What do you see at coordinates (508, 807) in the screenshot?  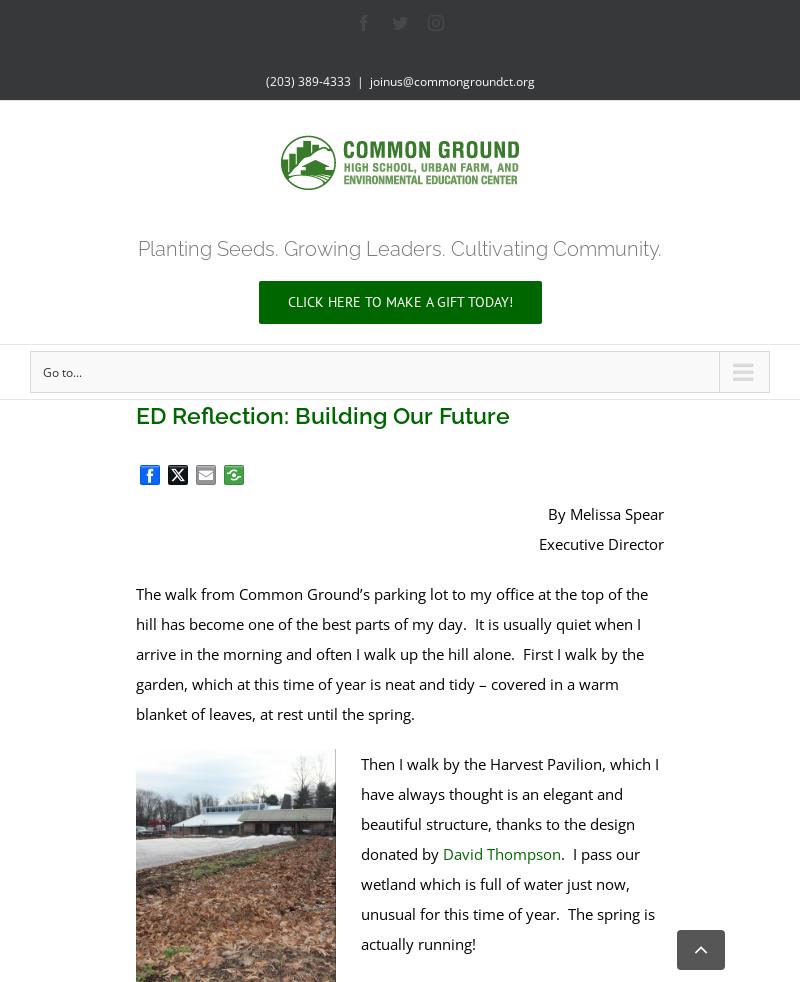 I see `'Then I walk by the Harvest Pavilion, which I have always thought is an elegant and beautiful structure, thanks to the design donated by'` at bounding box center [508, 807].